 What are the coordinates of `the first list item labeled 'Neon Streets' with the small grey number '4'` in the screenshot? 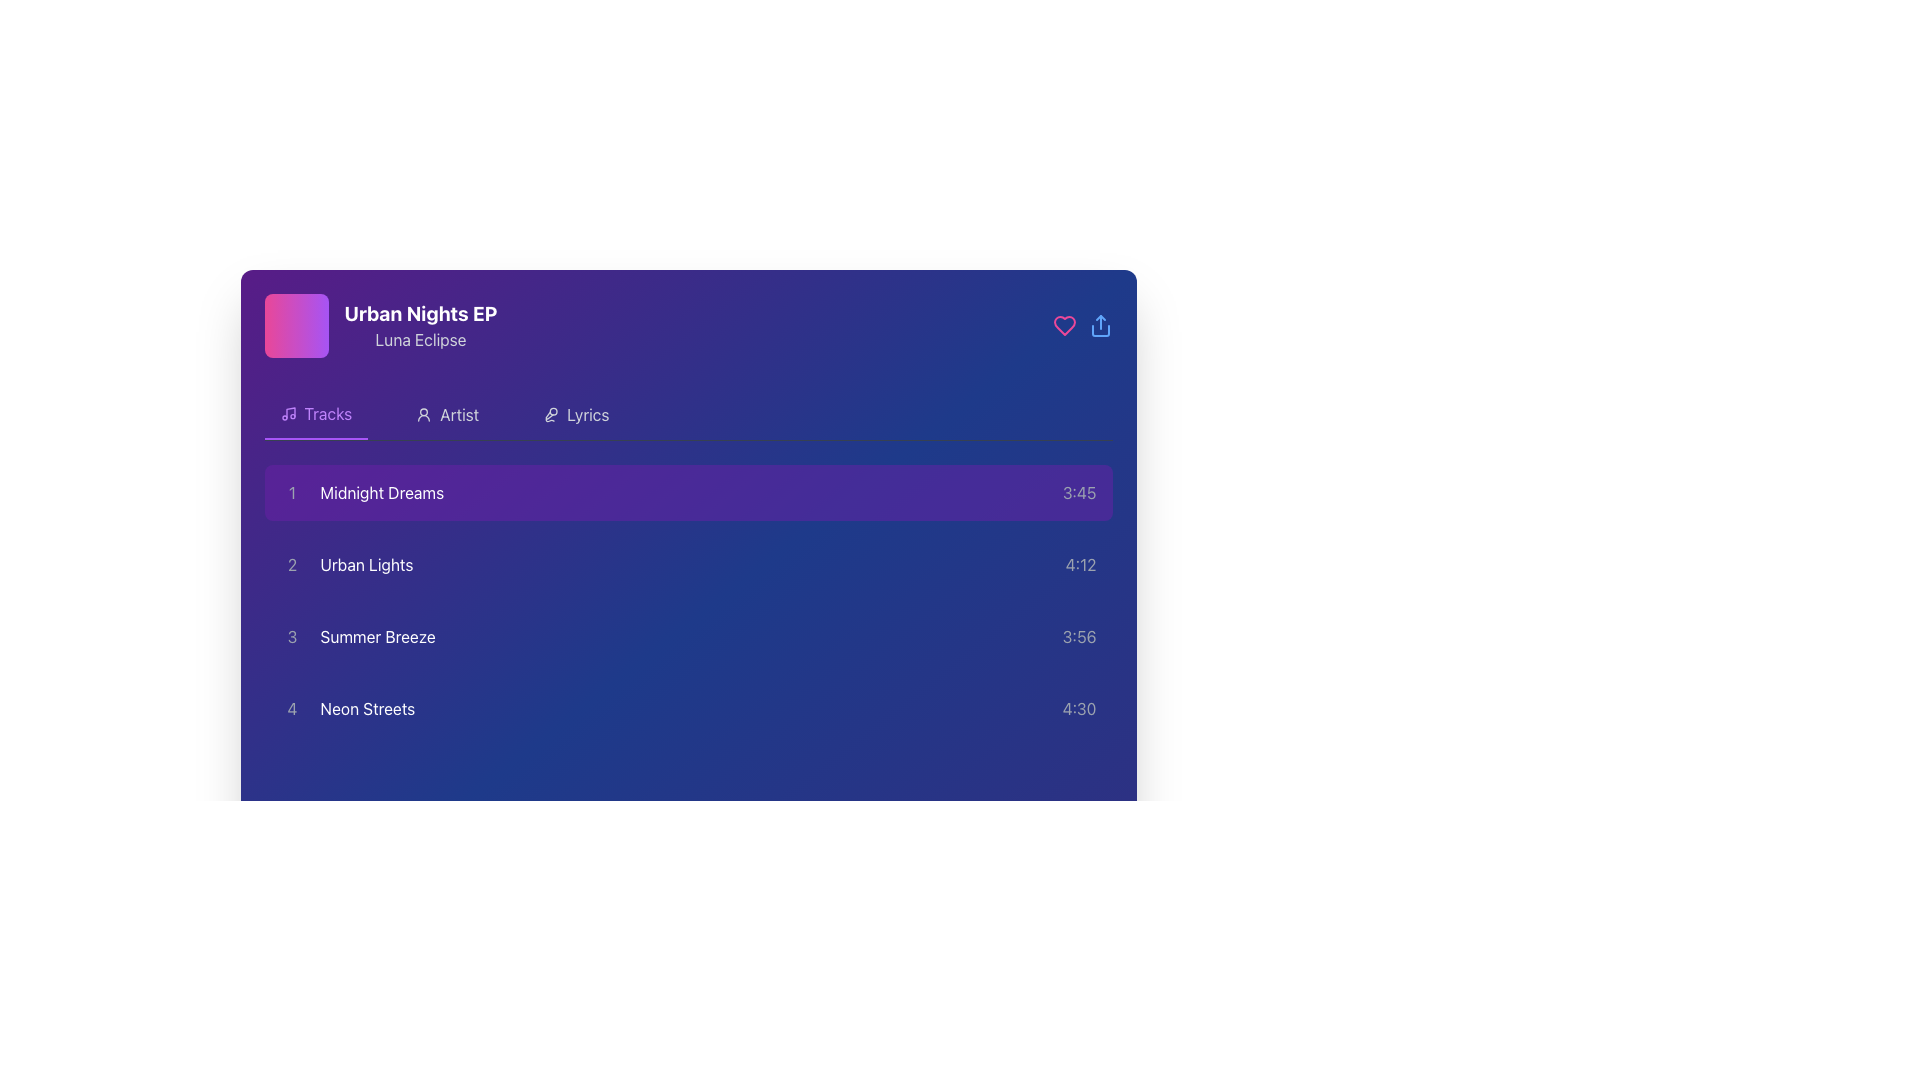 It's located at (347, 708).